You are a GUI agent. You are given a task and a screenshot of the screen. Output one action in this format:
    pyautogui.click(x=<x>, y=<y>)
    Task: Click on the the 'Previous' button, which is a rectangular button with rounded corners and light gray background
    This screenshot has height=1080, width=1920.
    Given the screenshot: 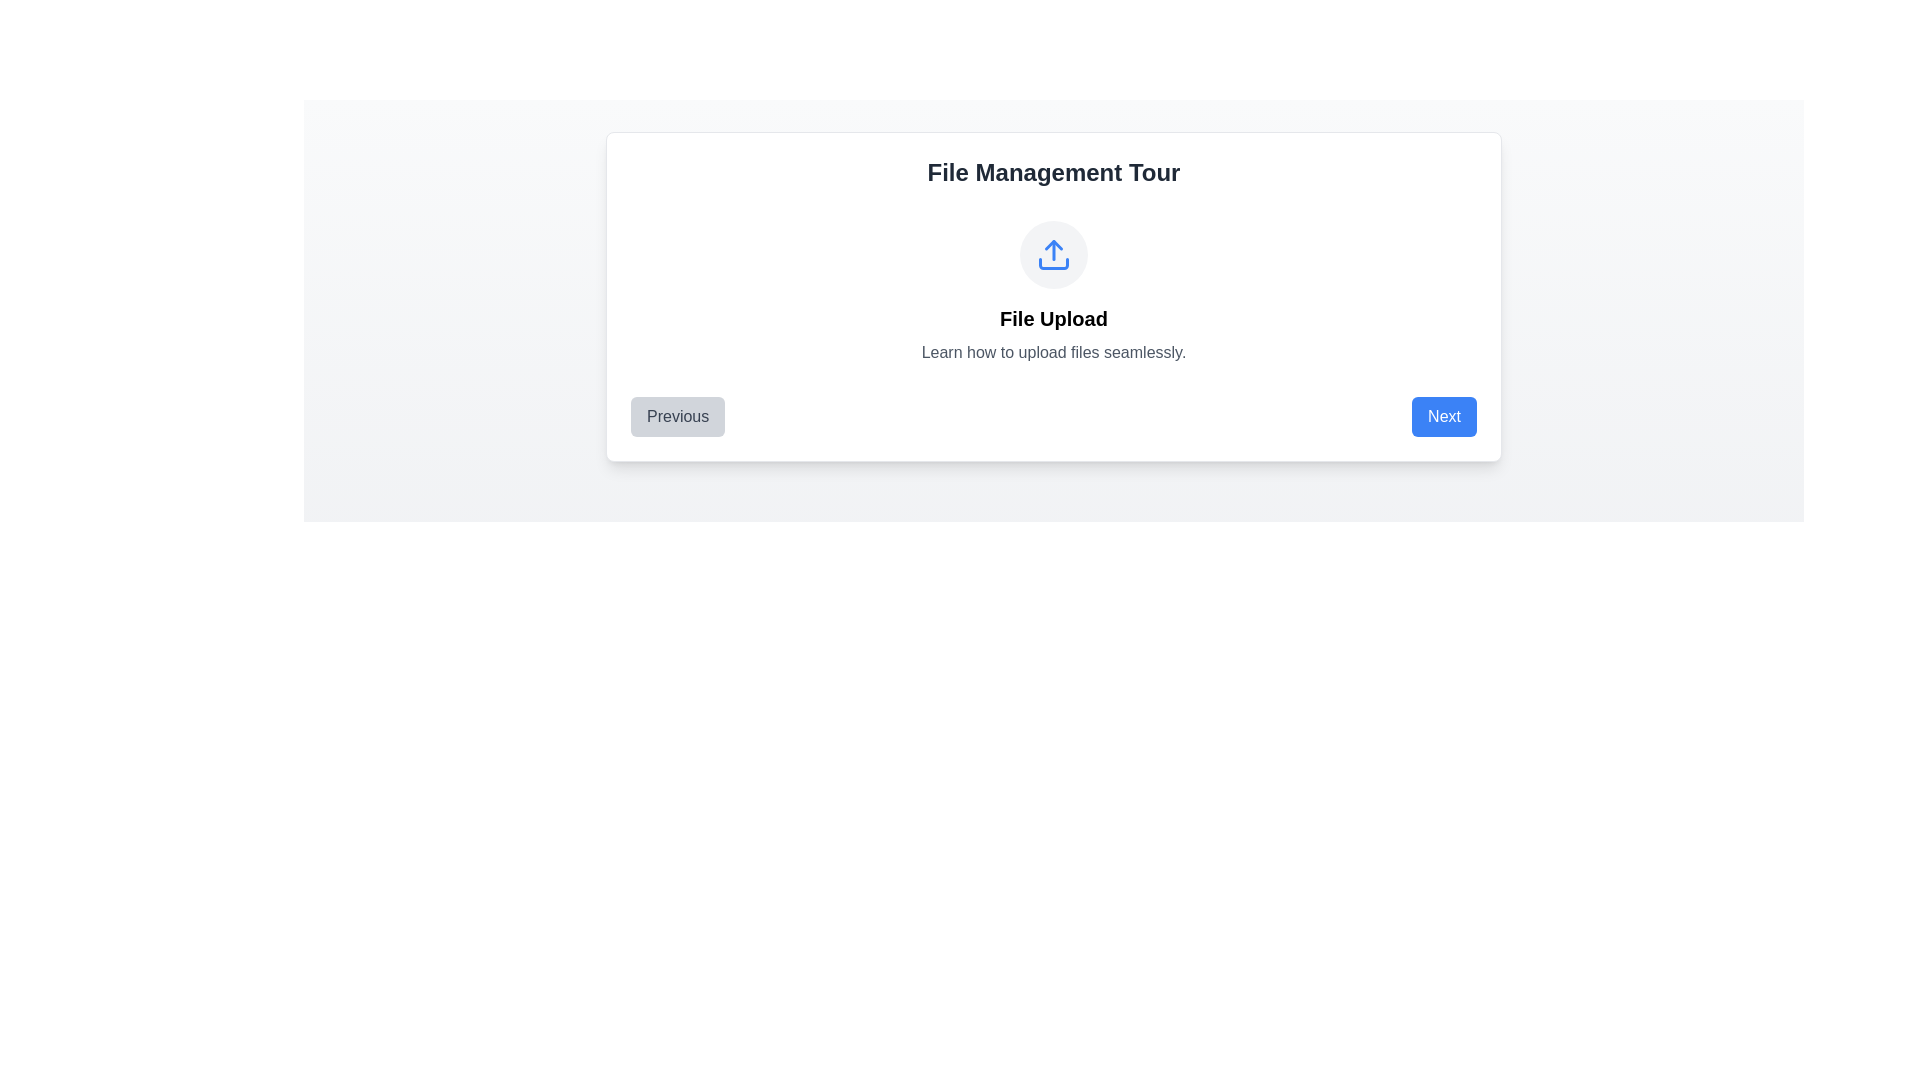 What is the action you would take?
    pyautogui.click(x=678, y=415)
    